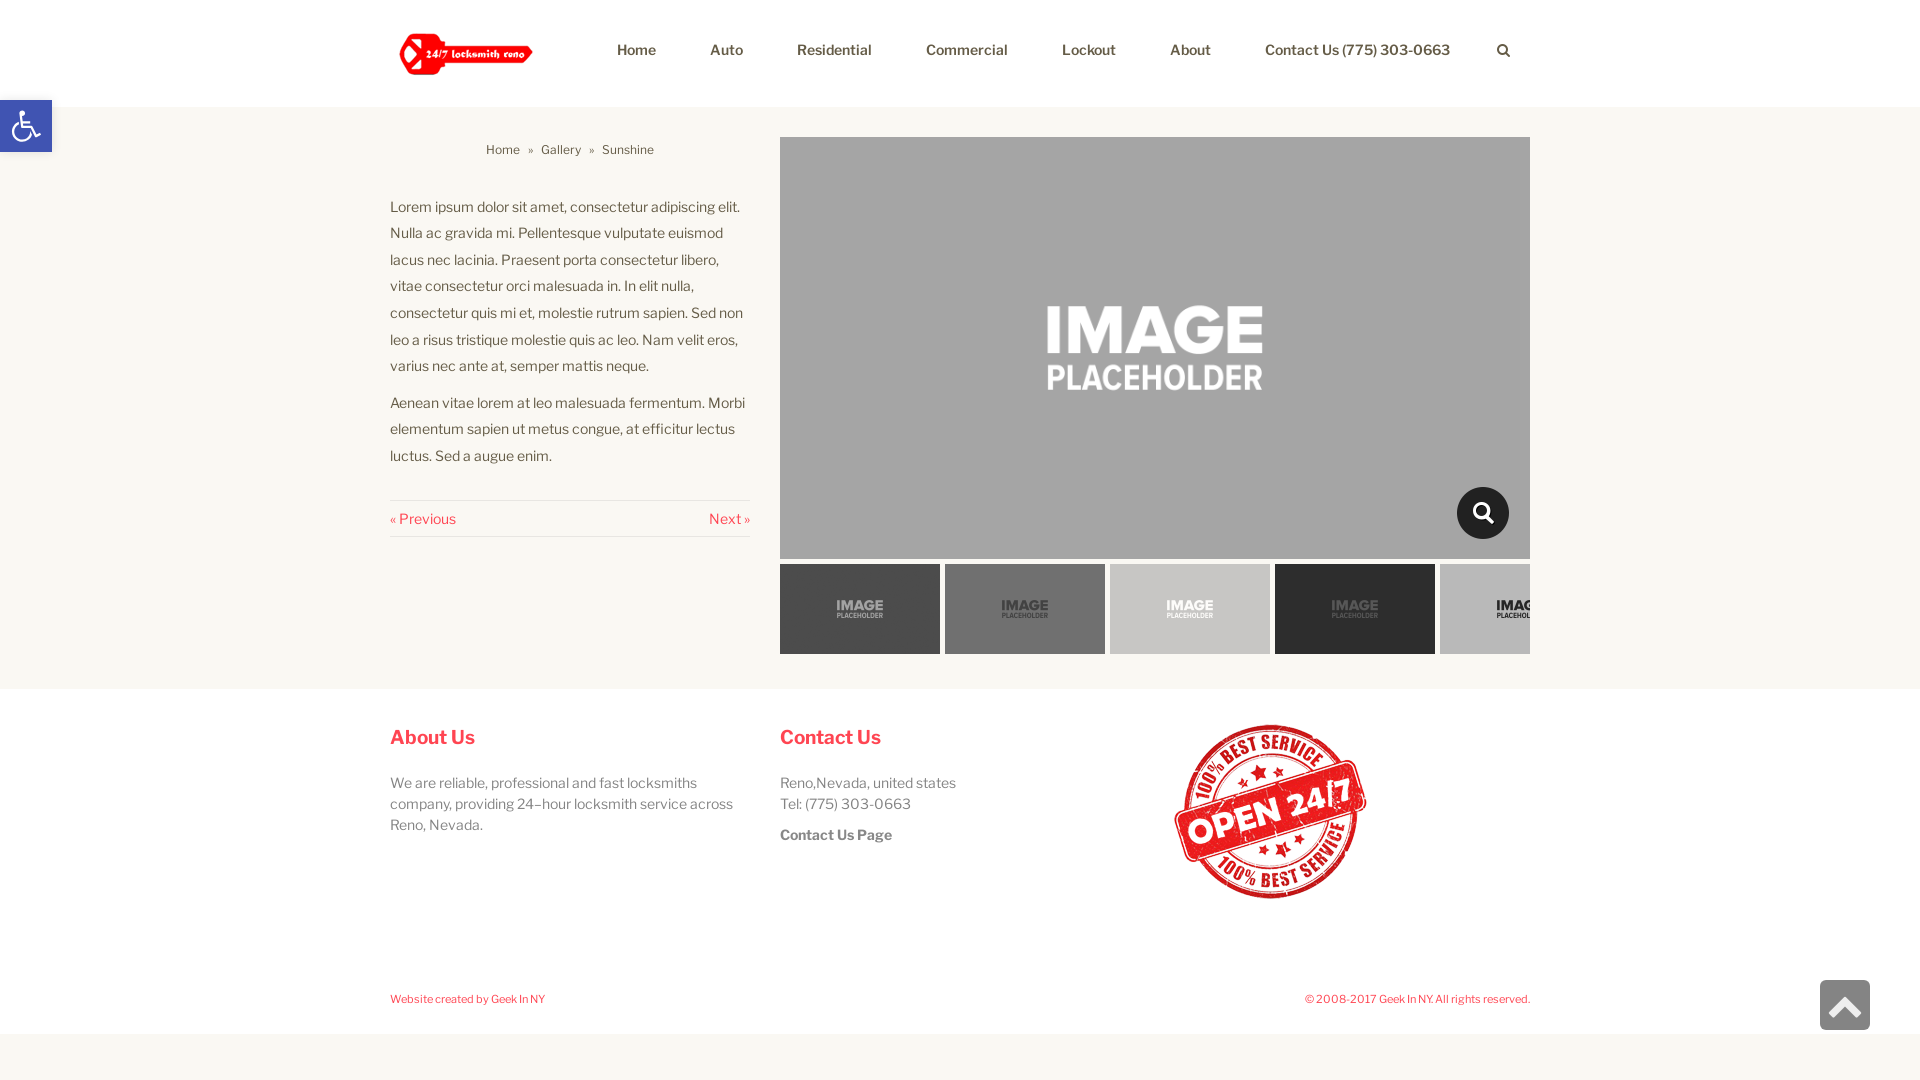 This screenshot has height=1080, width=1920. I want to click on 'Open toolbar', so click(25, 126).